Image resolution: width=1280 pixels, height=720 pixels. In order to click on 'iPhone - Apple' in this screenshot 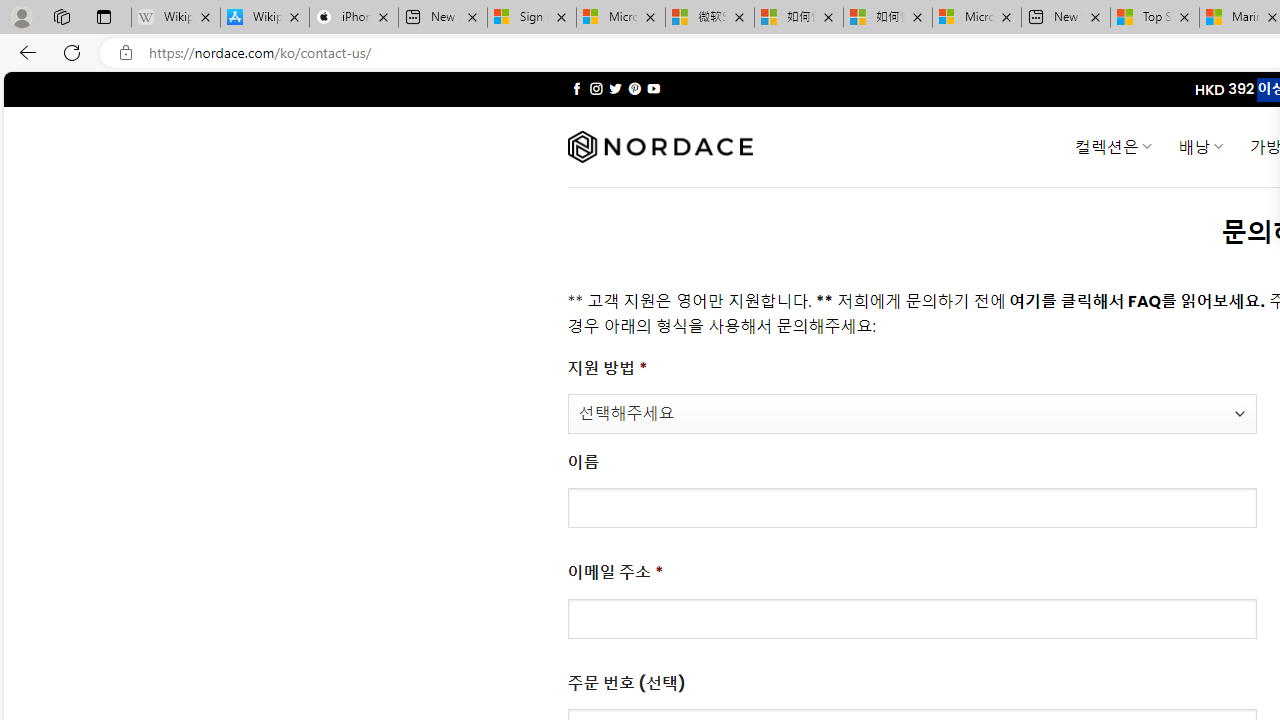, I will do `click(353, 17)`.